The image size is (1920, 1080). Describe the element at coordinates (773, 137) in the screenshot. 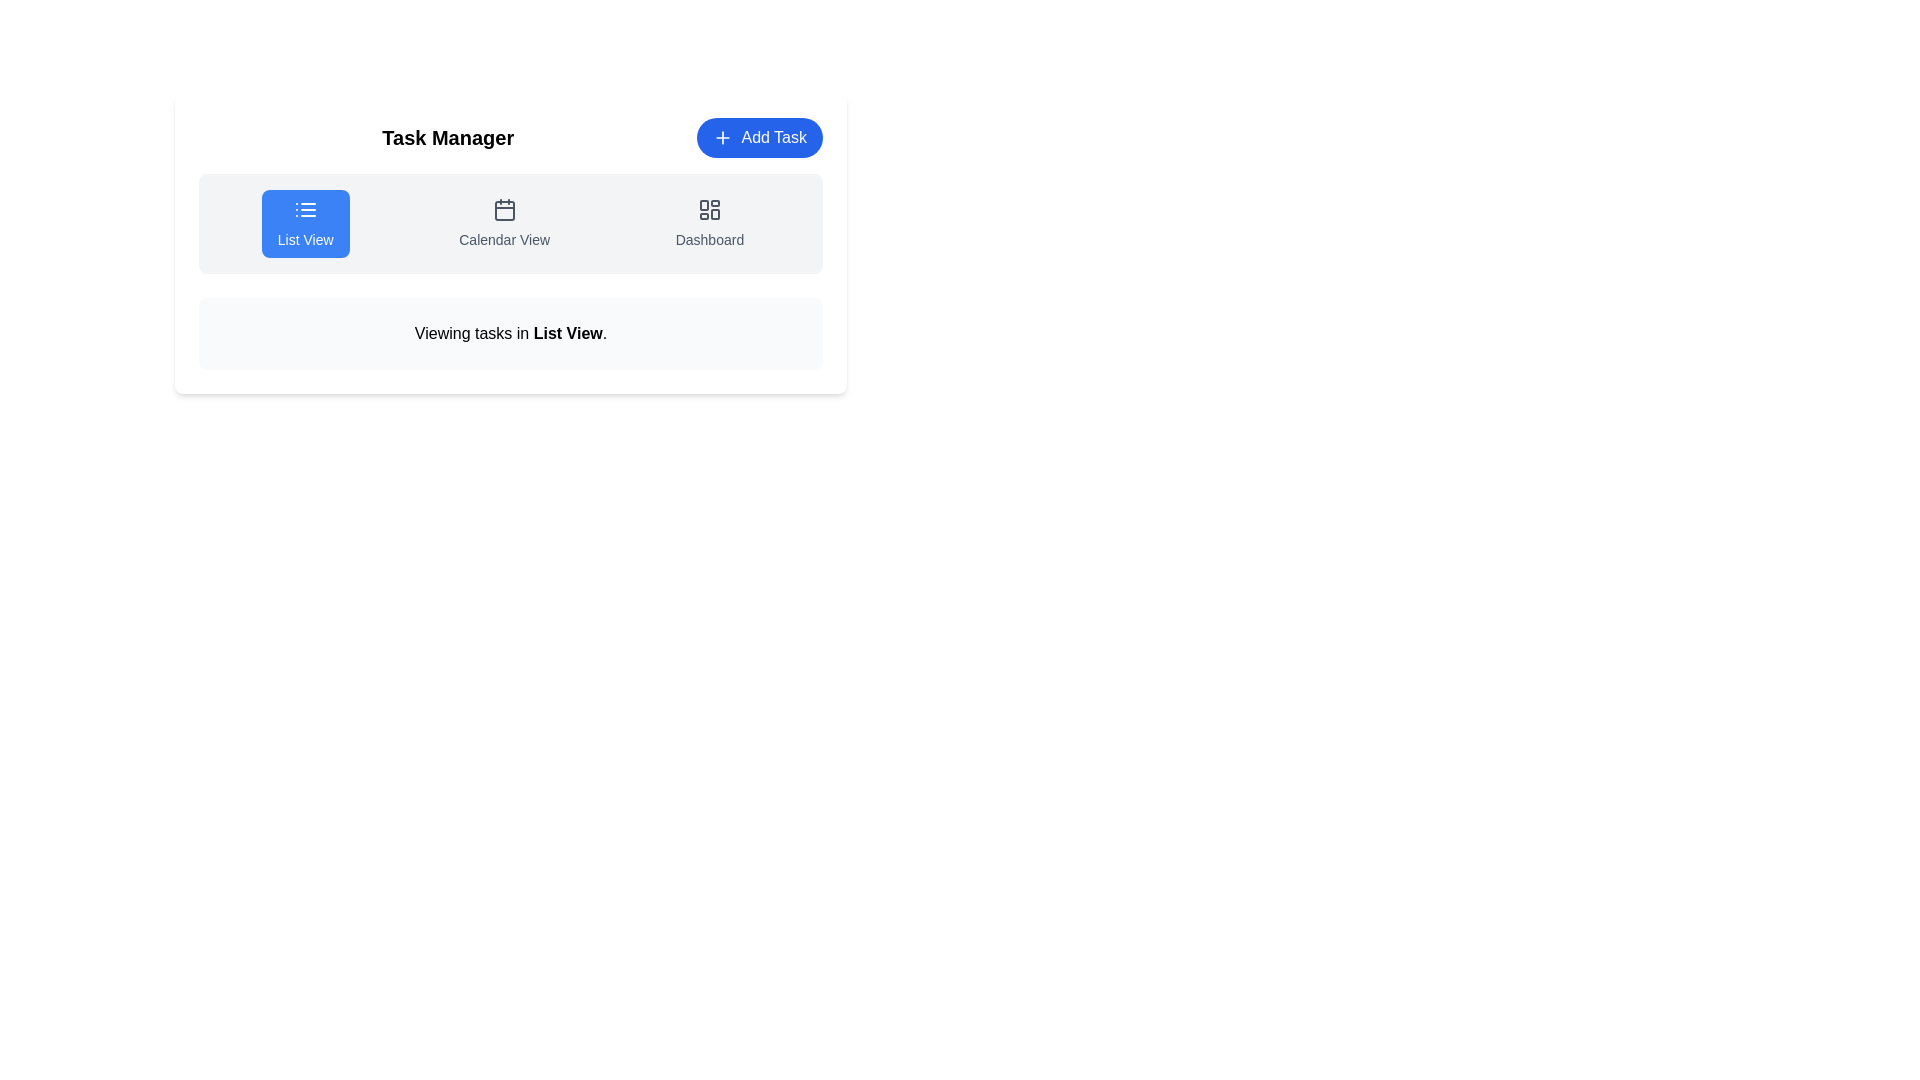

I see `text label that indicates the function of the add task button in the task manager application, located in the header section towards the top right corner` at that location.